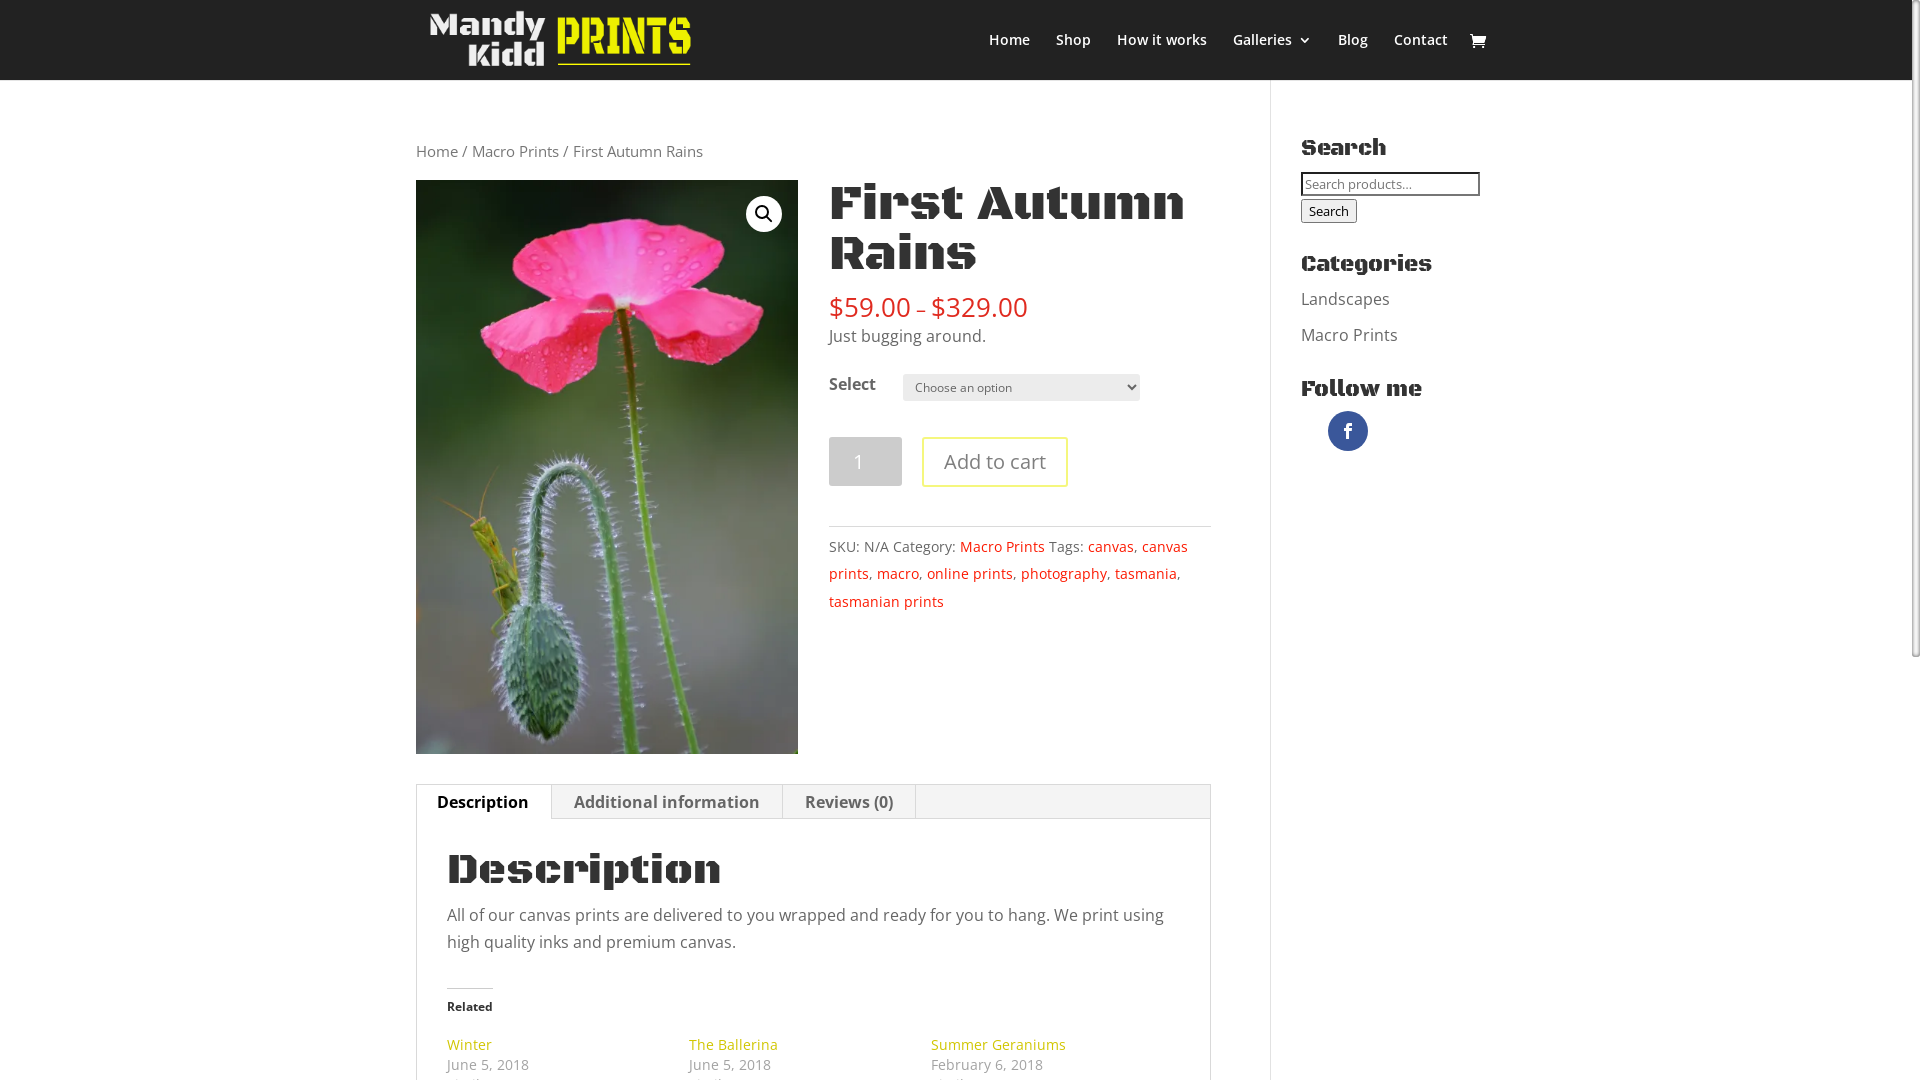 The height and width of the screenshot is (1080, 1920). What do you see at coordinates (1300, 299) in the screenshot?
I see `'Landscapes'` at bounding box center [1300, 299].